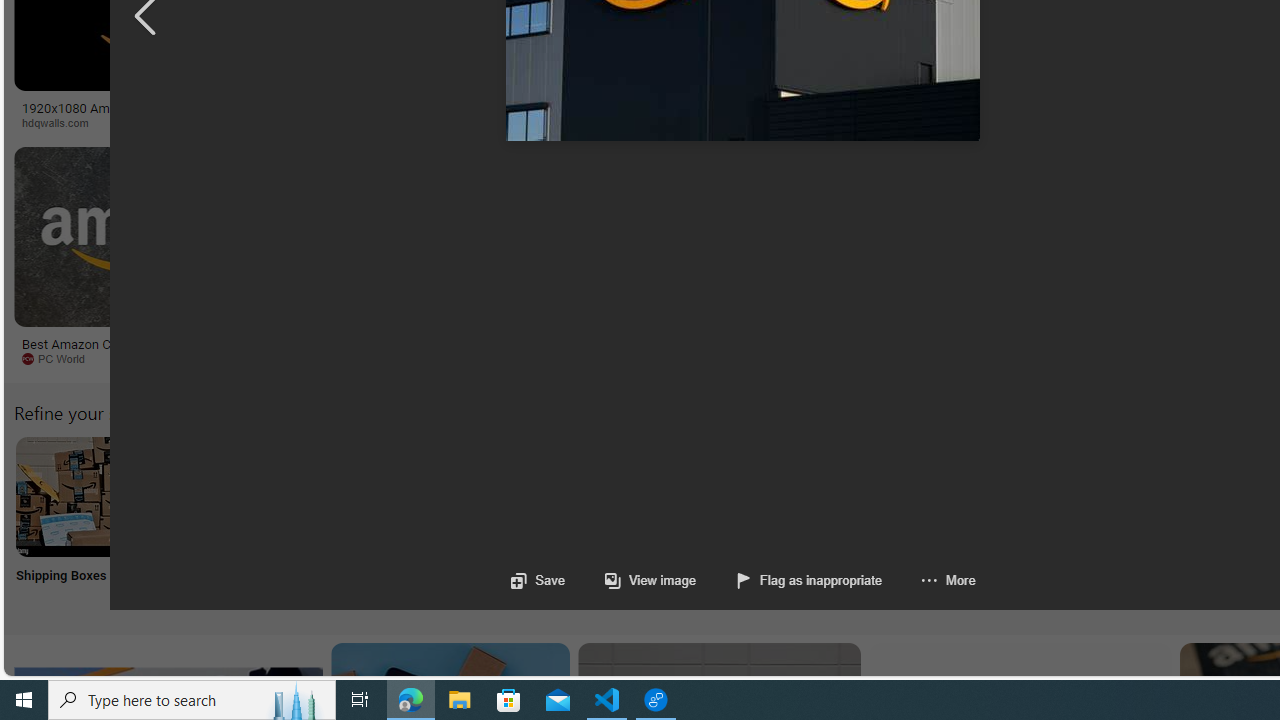 The image size is (1280, 720). I want to click on 'Flag as inappropriate', so click(788, 580).